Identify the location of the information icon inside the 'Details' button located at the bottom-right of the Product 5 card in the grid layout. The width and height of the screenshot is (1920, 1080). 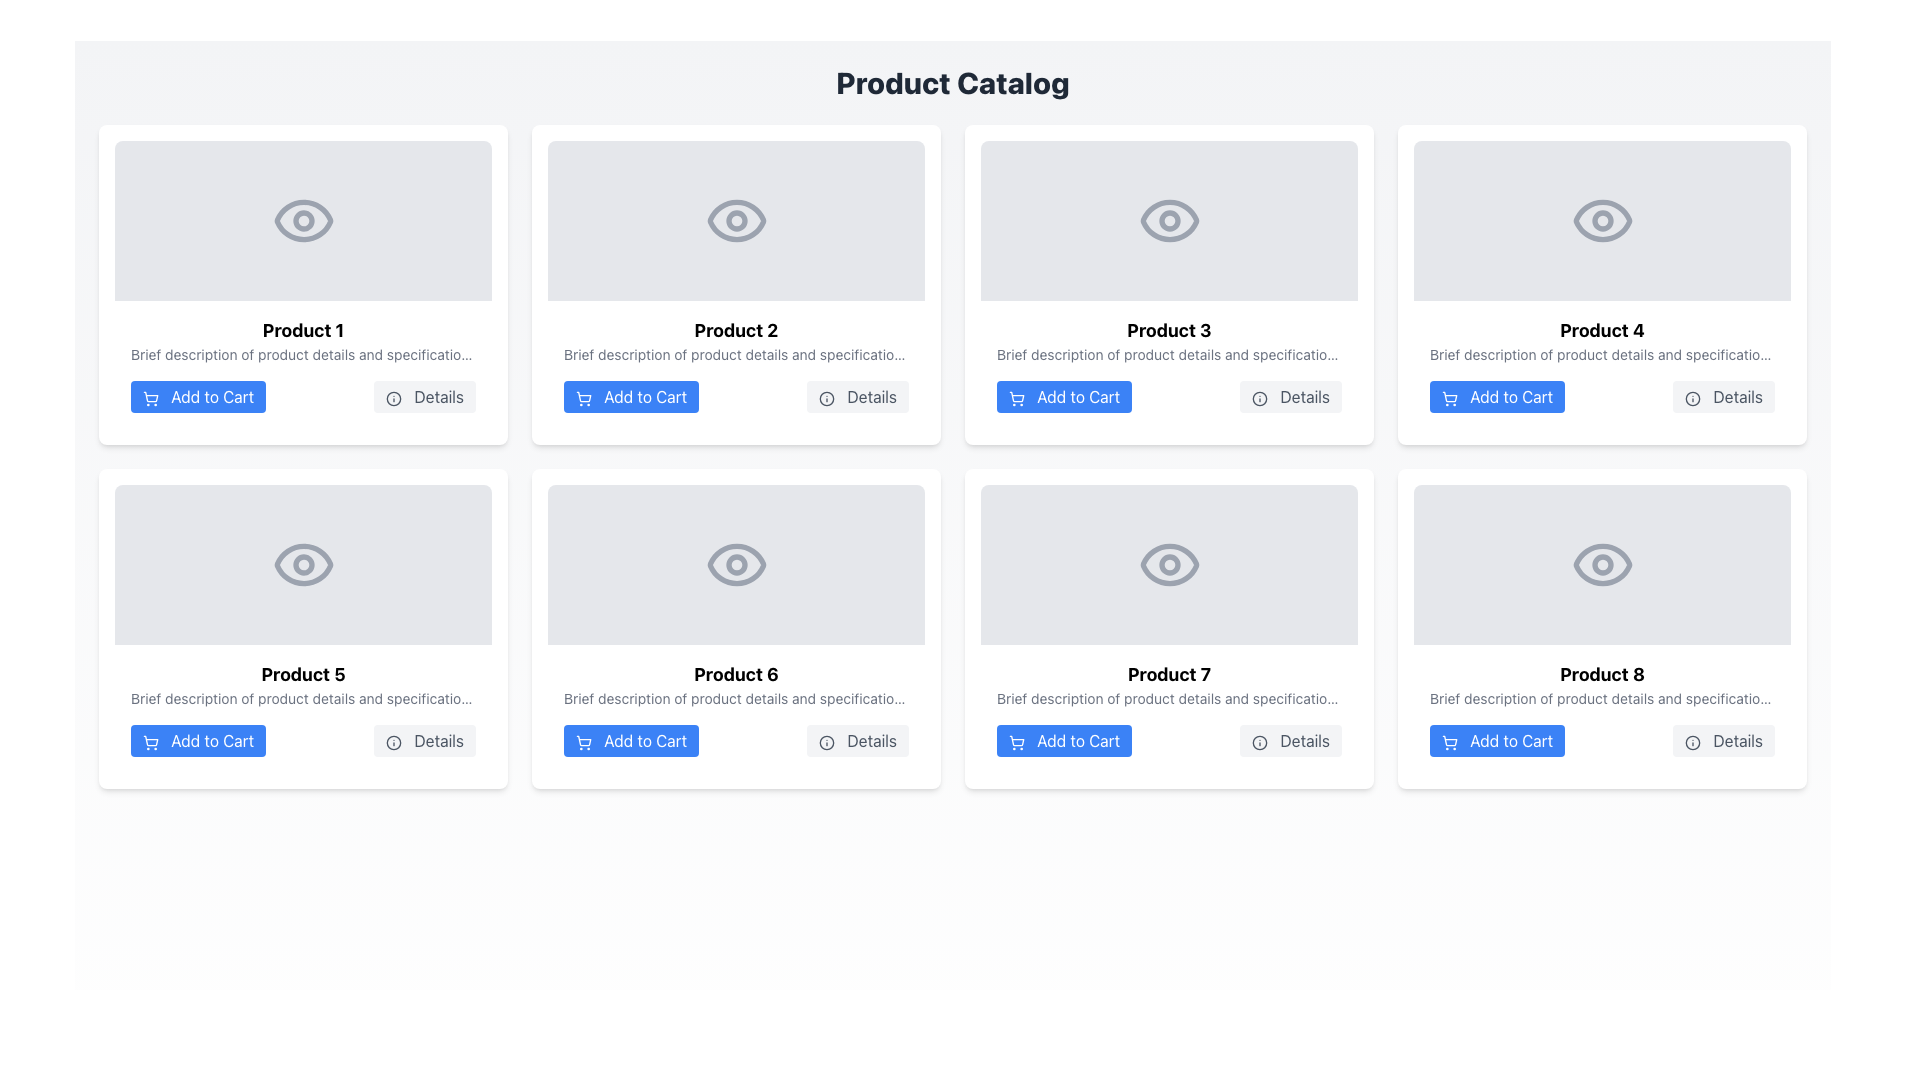
(394, 742).